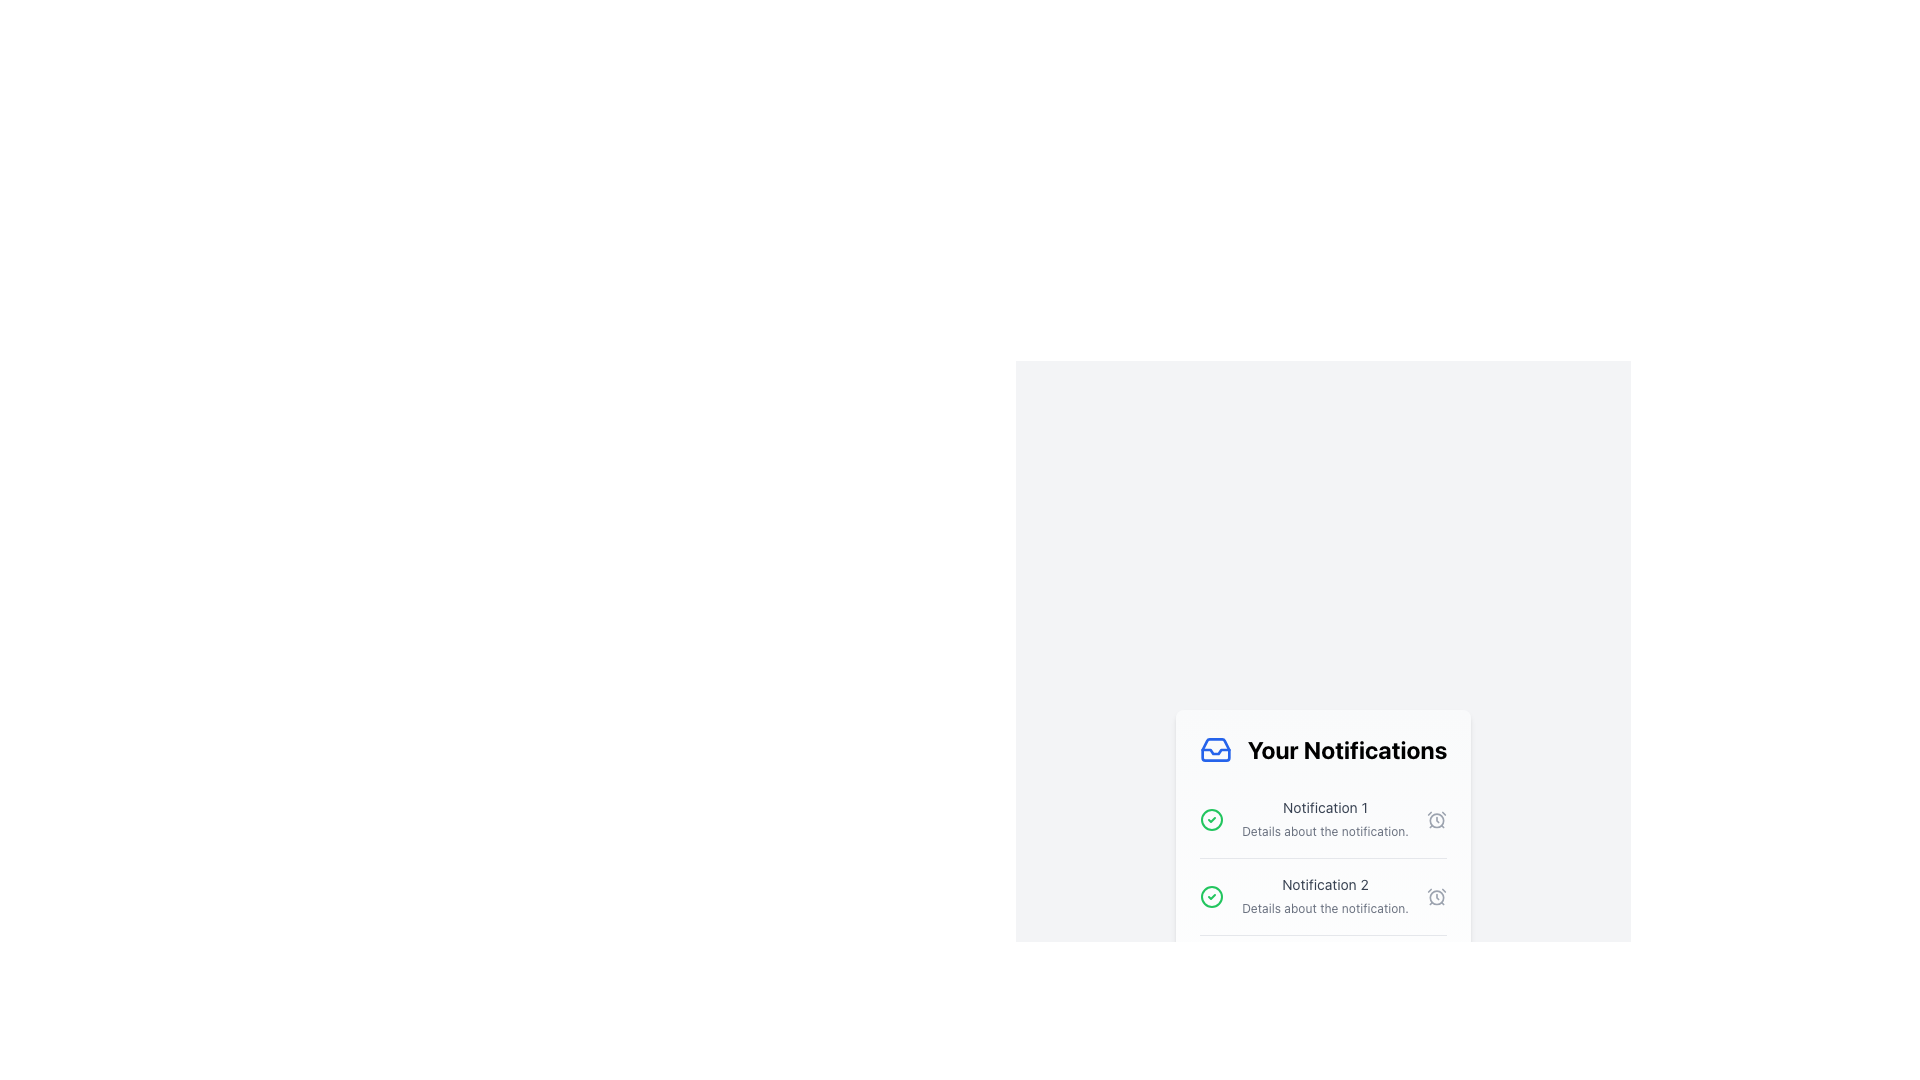 This screenshot has height=1080, width=1920. What do you see at coordinates (1347, 749) in the screenshot?
I see `the text label 'Your Notifications', which is prominently styled and positioned next to a blue inbox icon in the notification panel` at bounding box center [1347, 749].